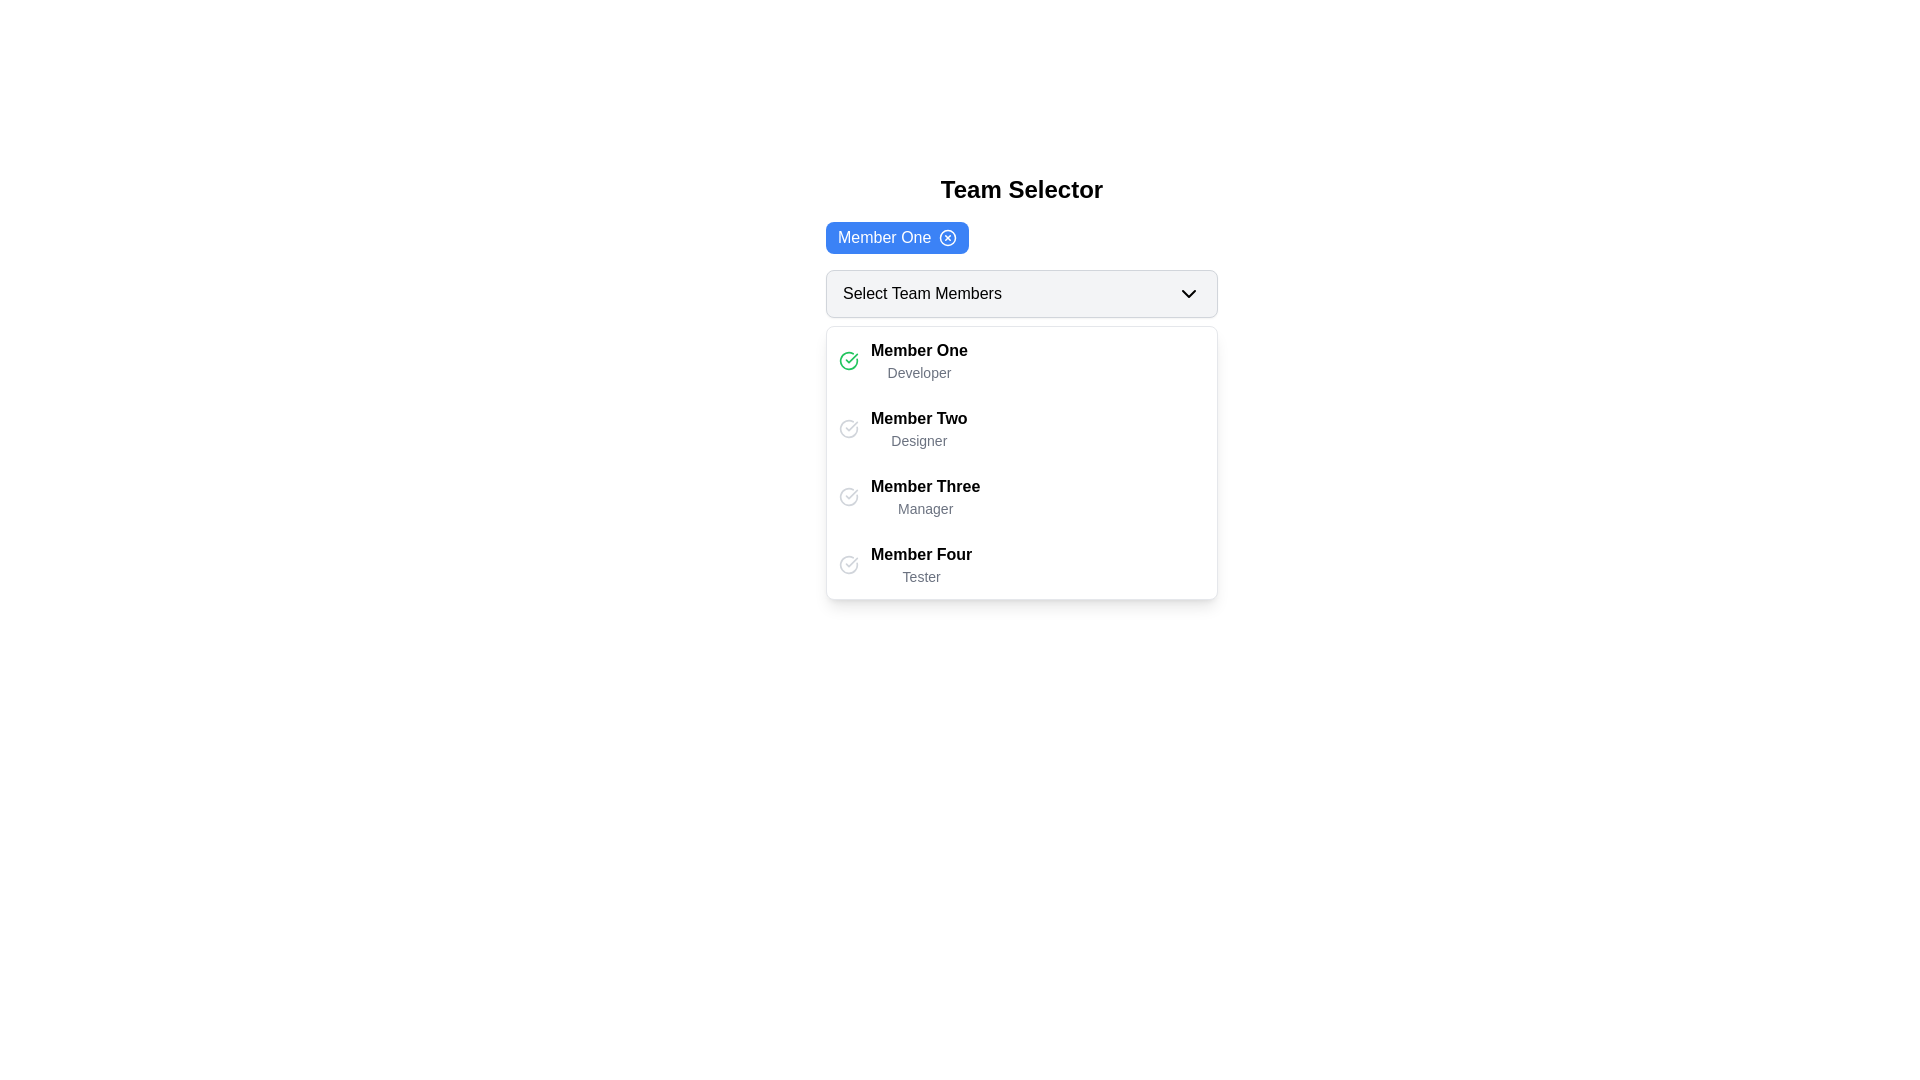 The height and width of the screenshot is (1080, 1920). Describe the element at coordinates (947, 237) in the screenshot. I see `the interactive icon button` at that location.